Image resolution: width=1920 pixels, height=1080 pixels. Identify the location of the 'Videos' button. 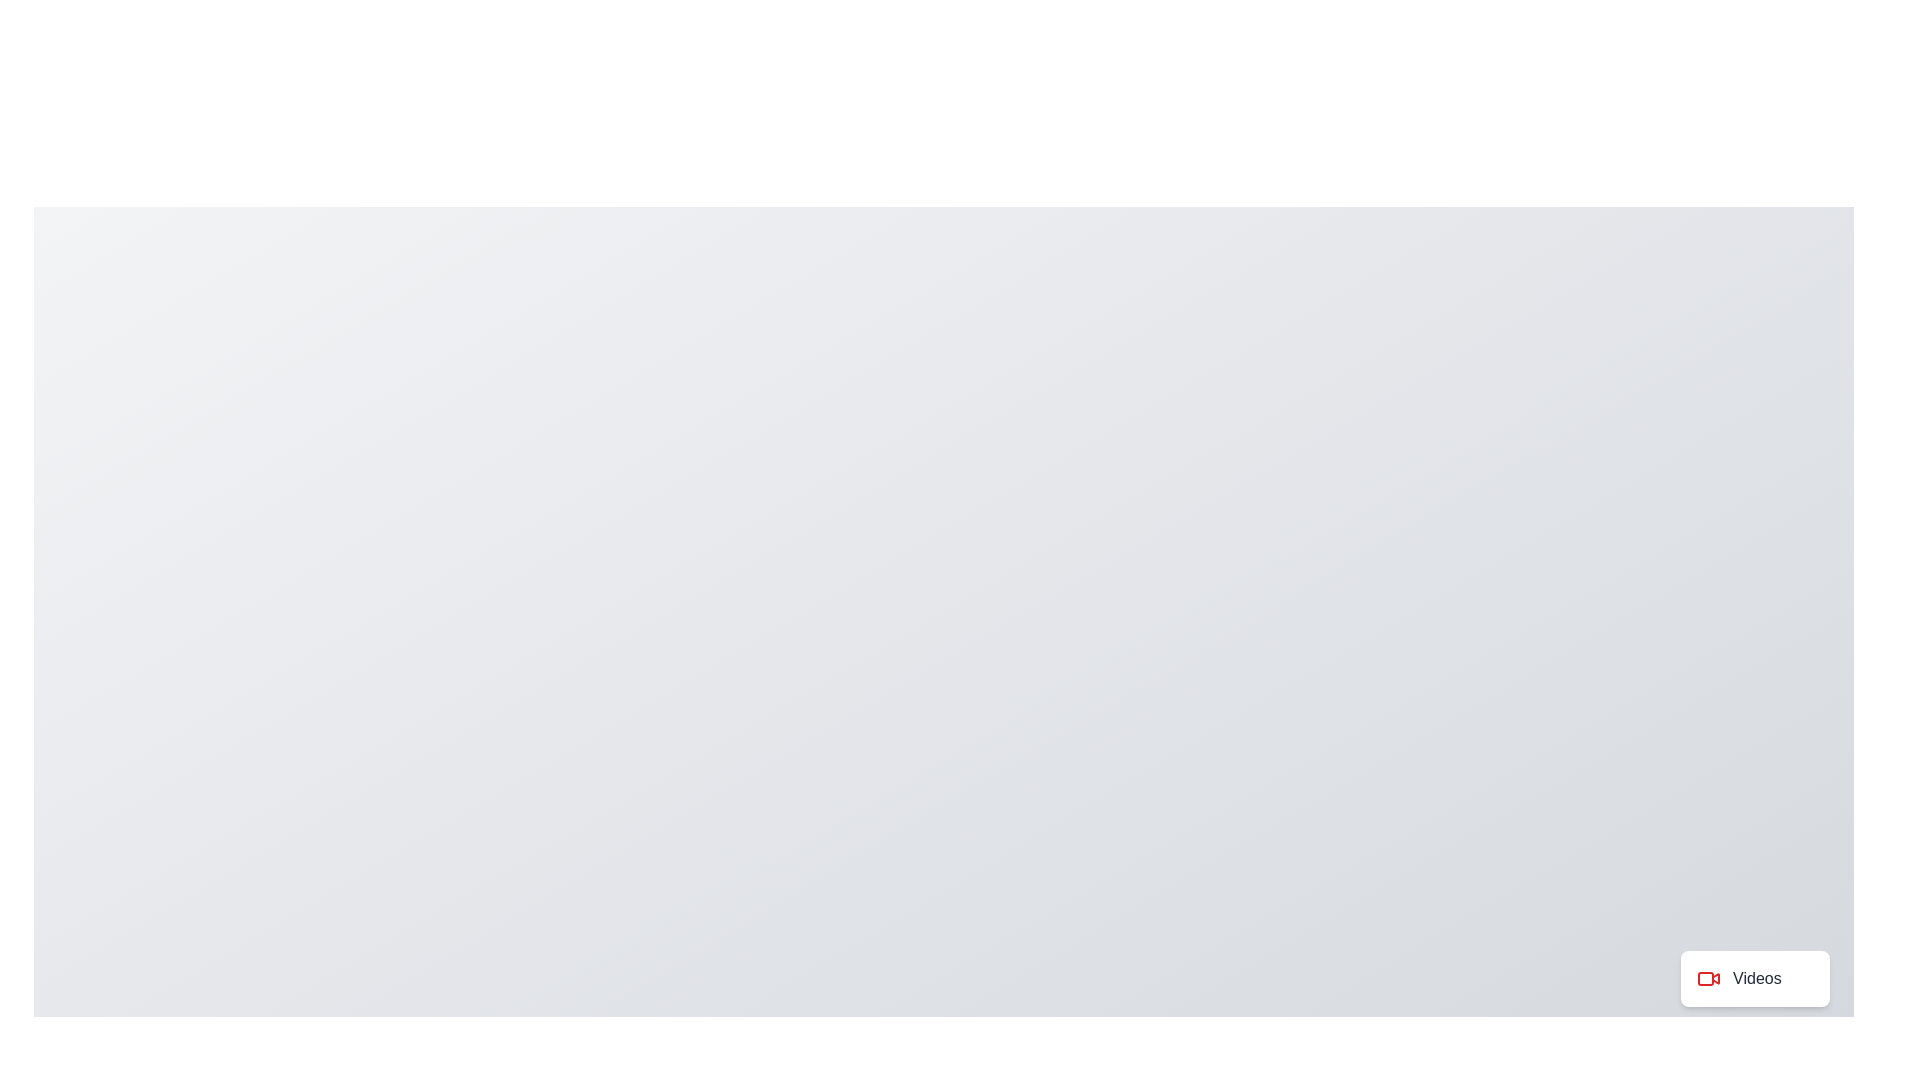
(1754, 978).